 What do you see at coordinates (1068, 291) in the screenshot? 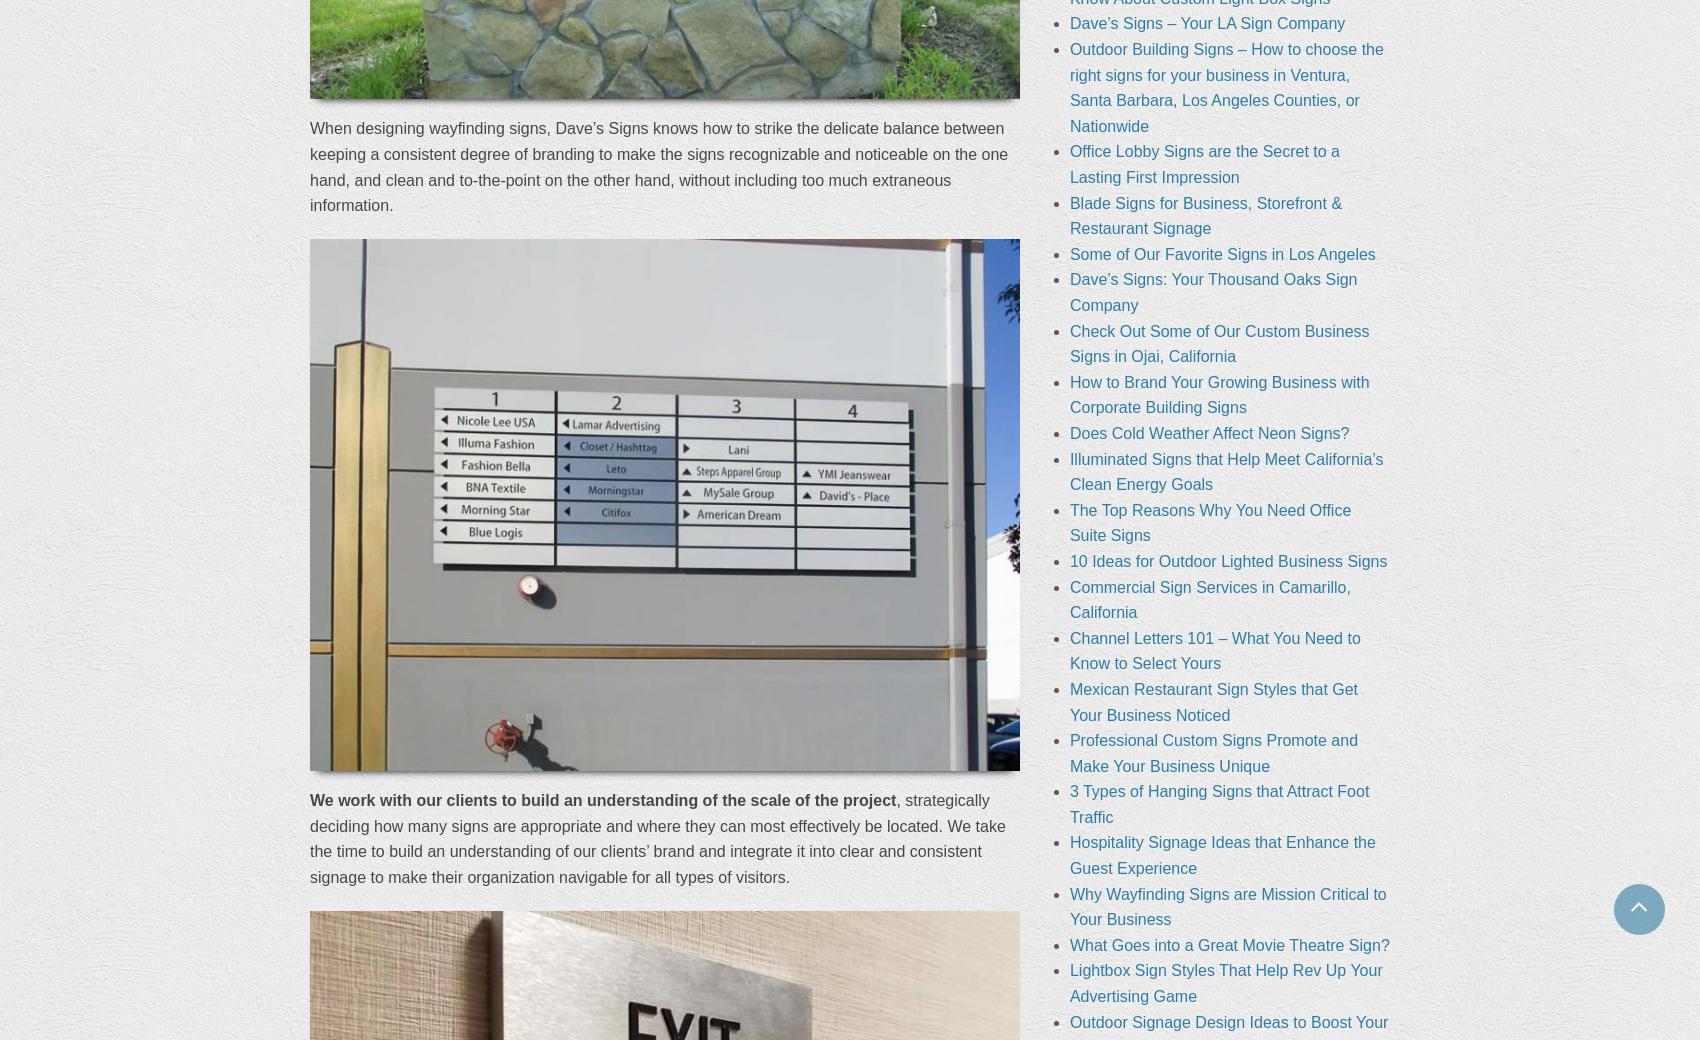
I see `'Dave’s Signs: Your Thousand Oaks Sign Company'` at bounding box center [1068, 291].